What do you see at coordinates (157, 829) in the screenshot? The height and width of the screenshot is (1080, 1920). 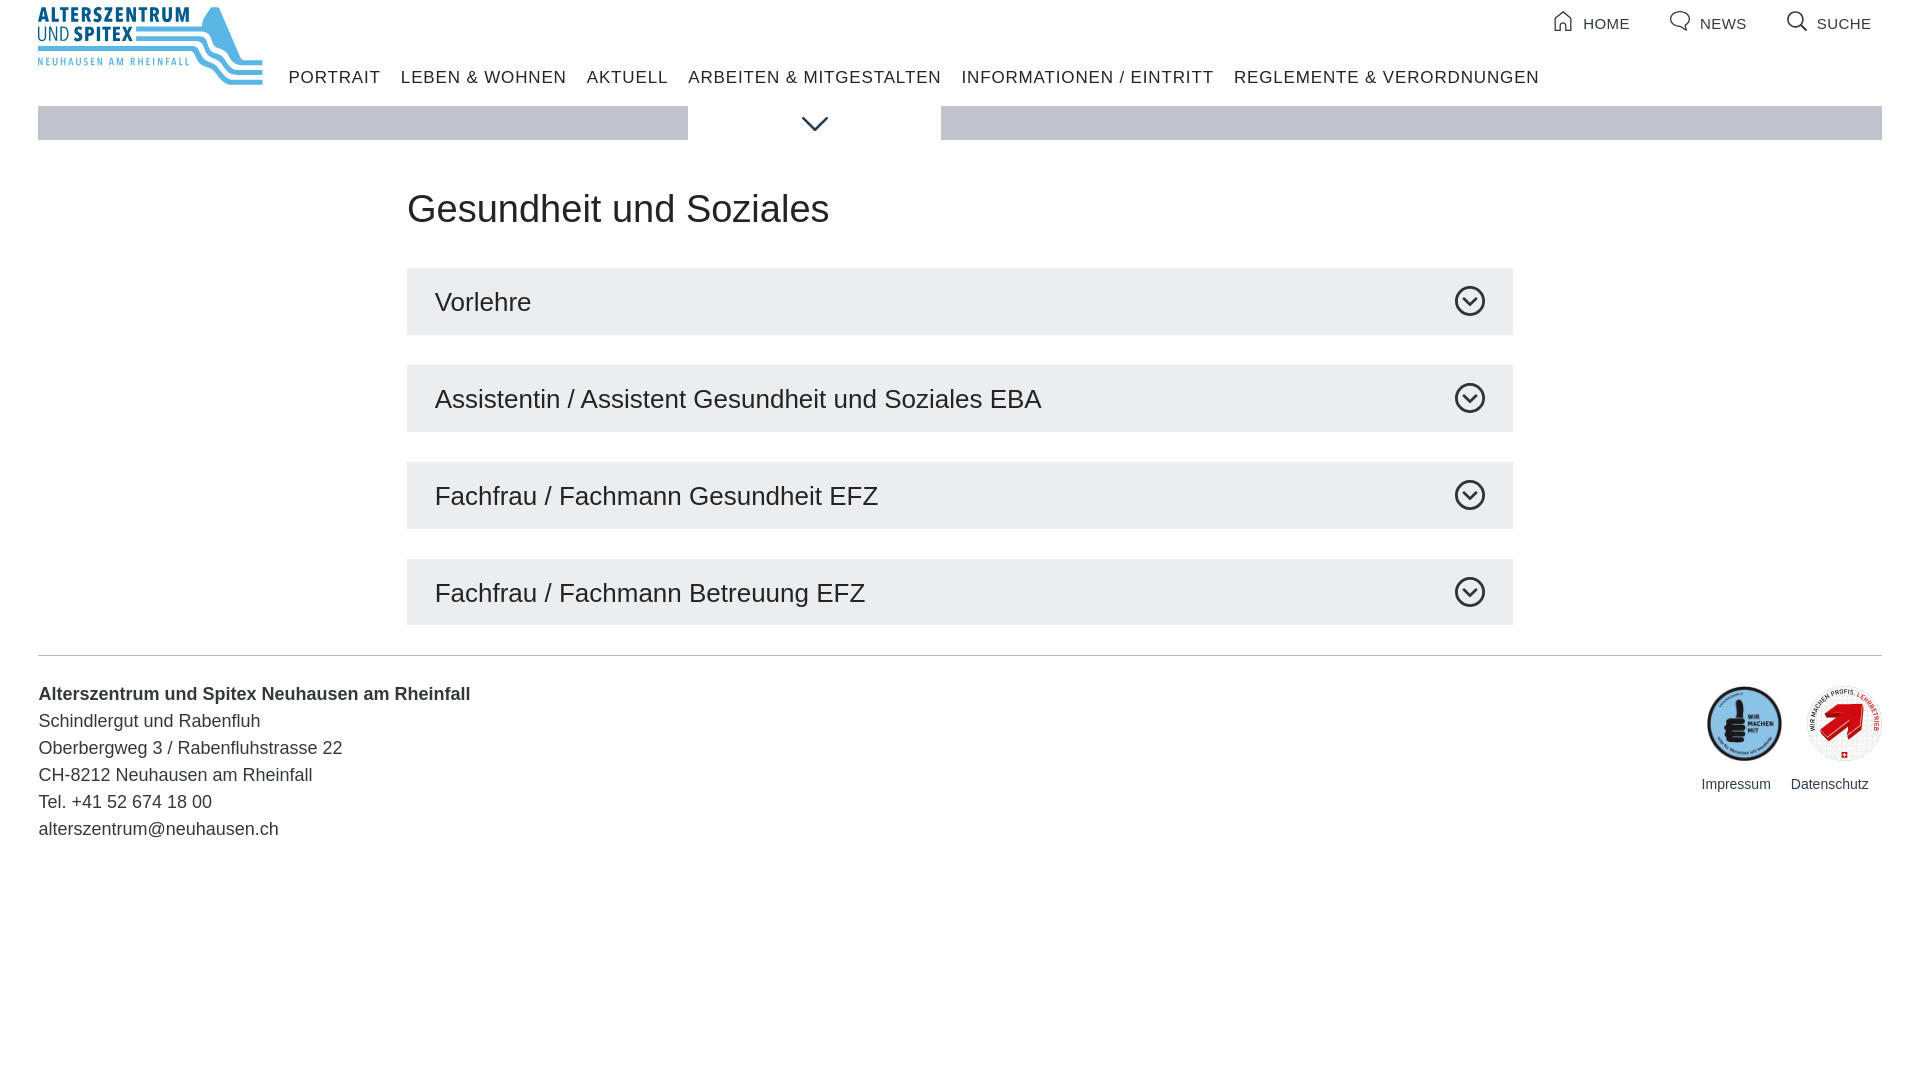 I see `'alterszentrum@neuhausen.ch'` at bounding box center [157, 829].